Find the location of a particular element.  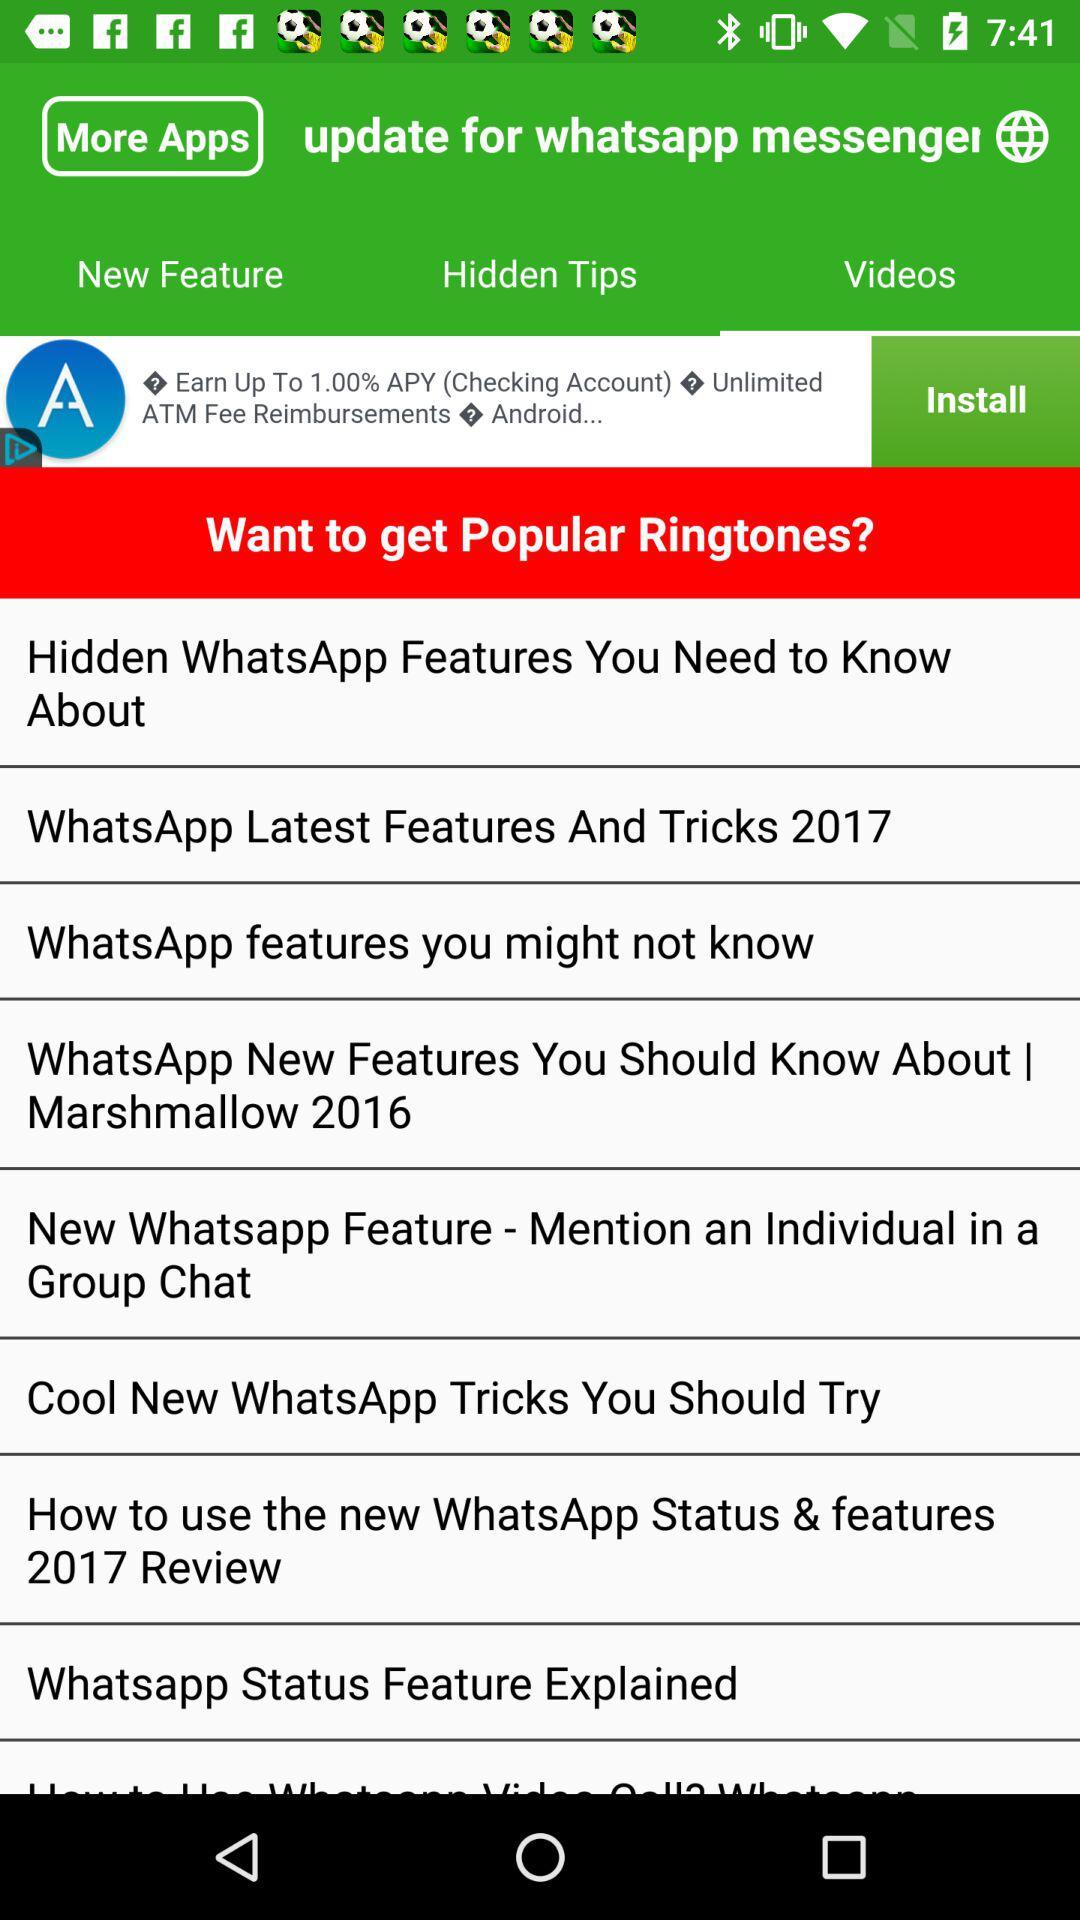

websearch is located at coordinates (1022, 135).